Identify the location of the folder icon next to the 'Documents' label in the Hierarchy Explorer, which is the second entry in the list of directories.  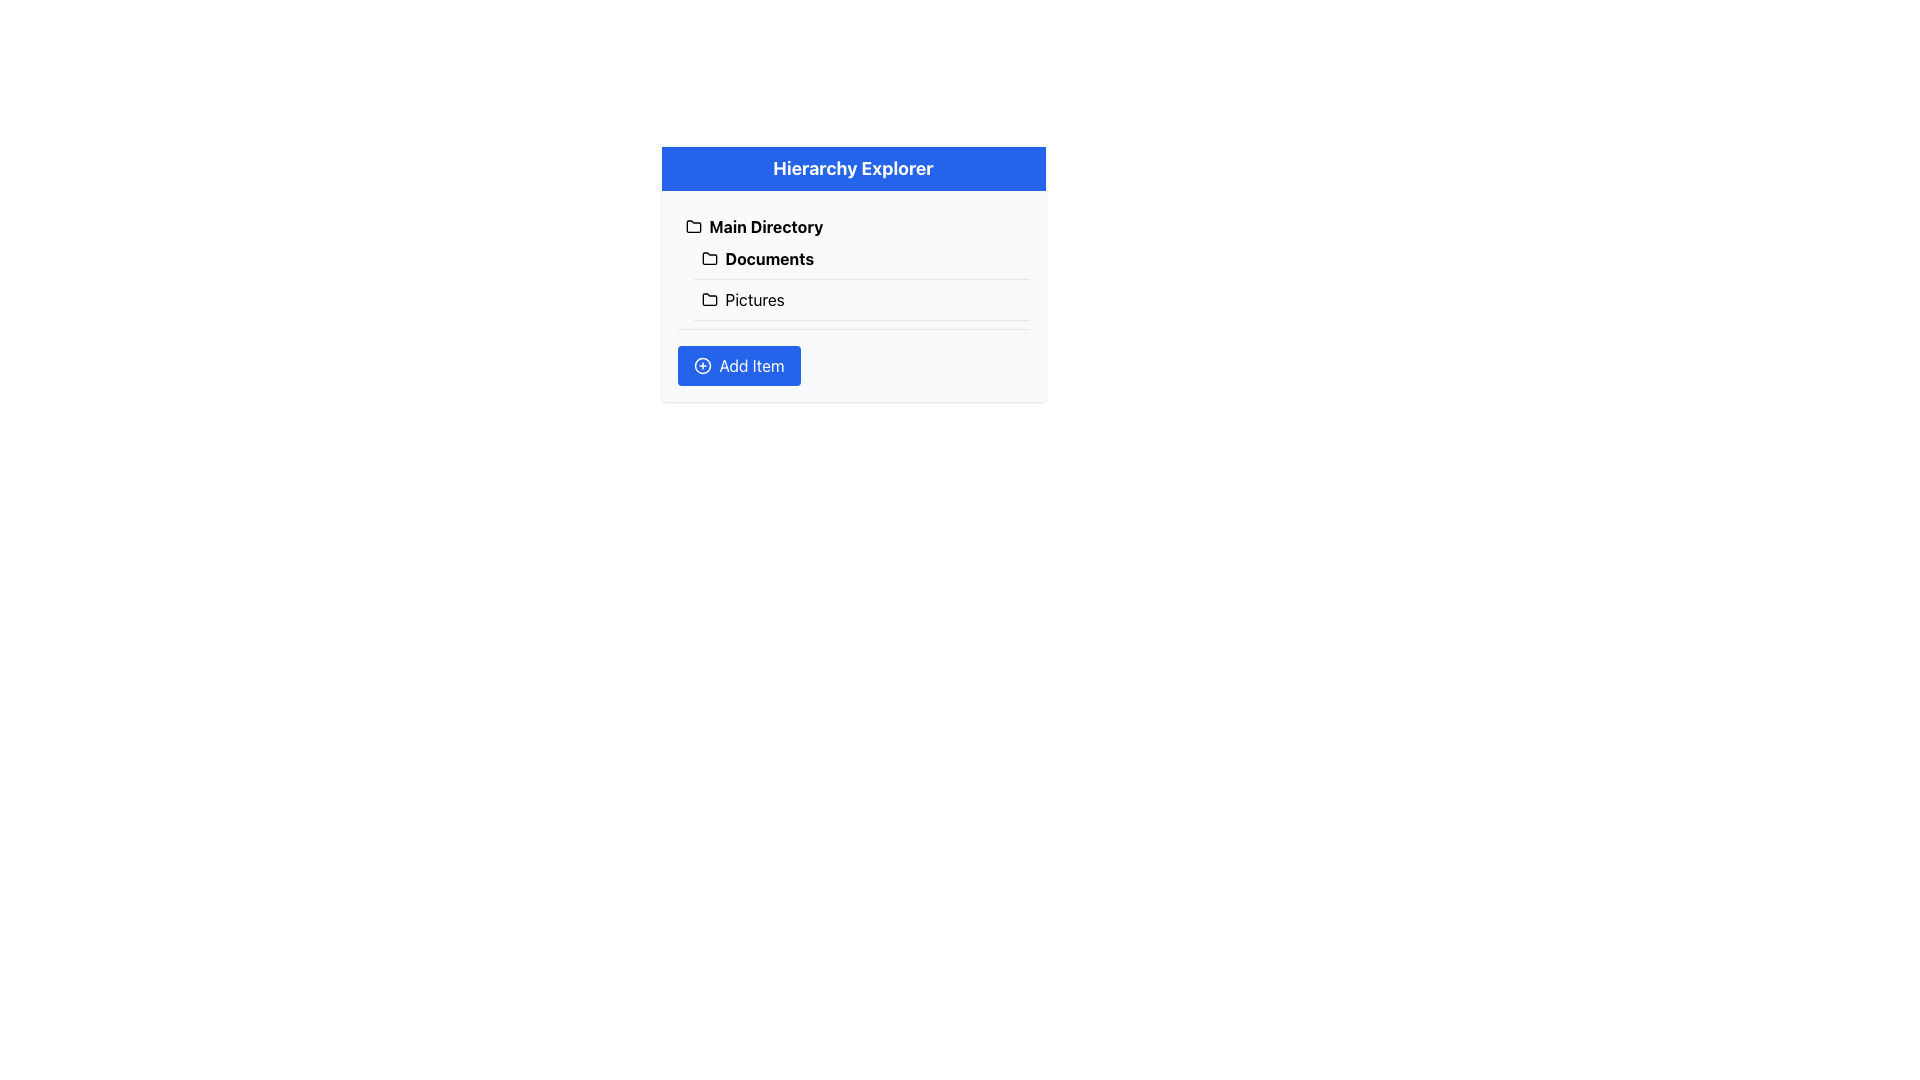
(709, 257).